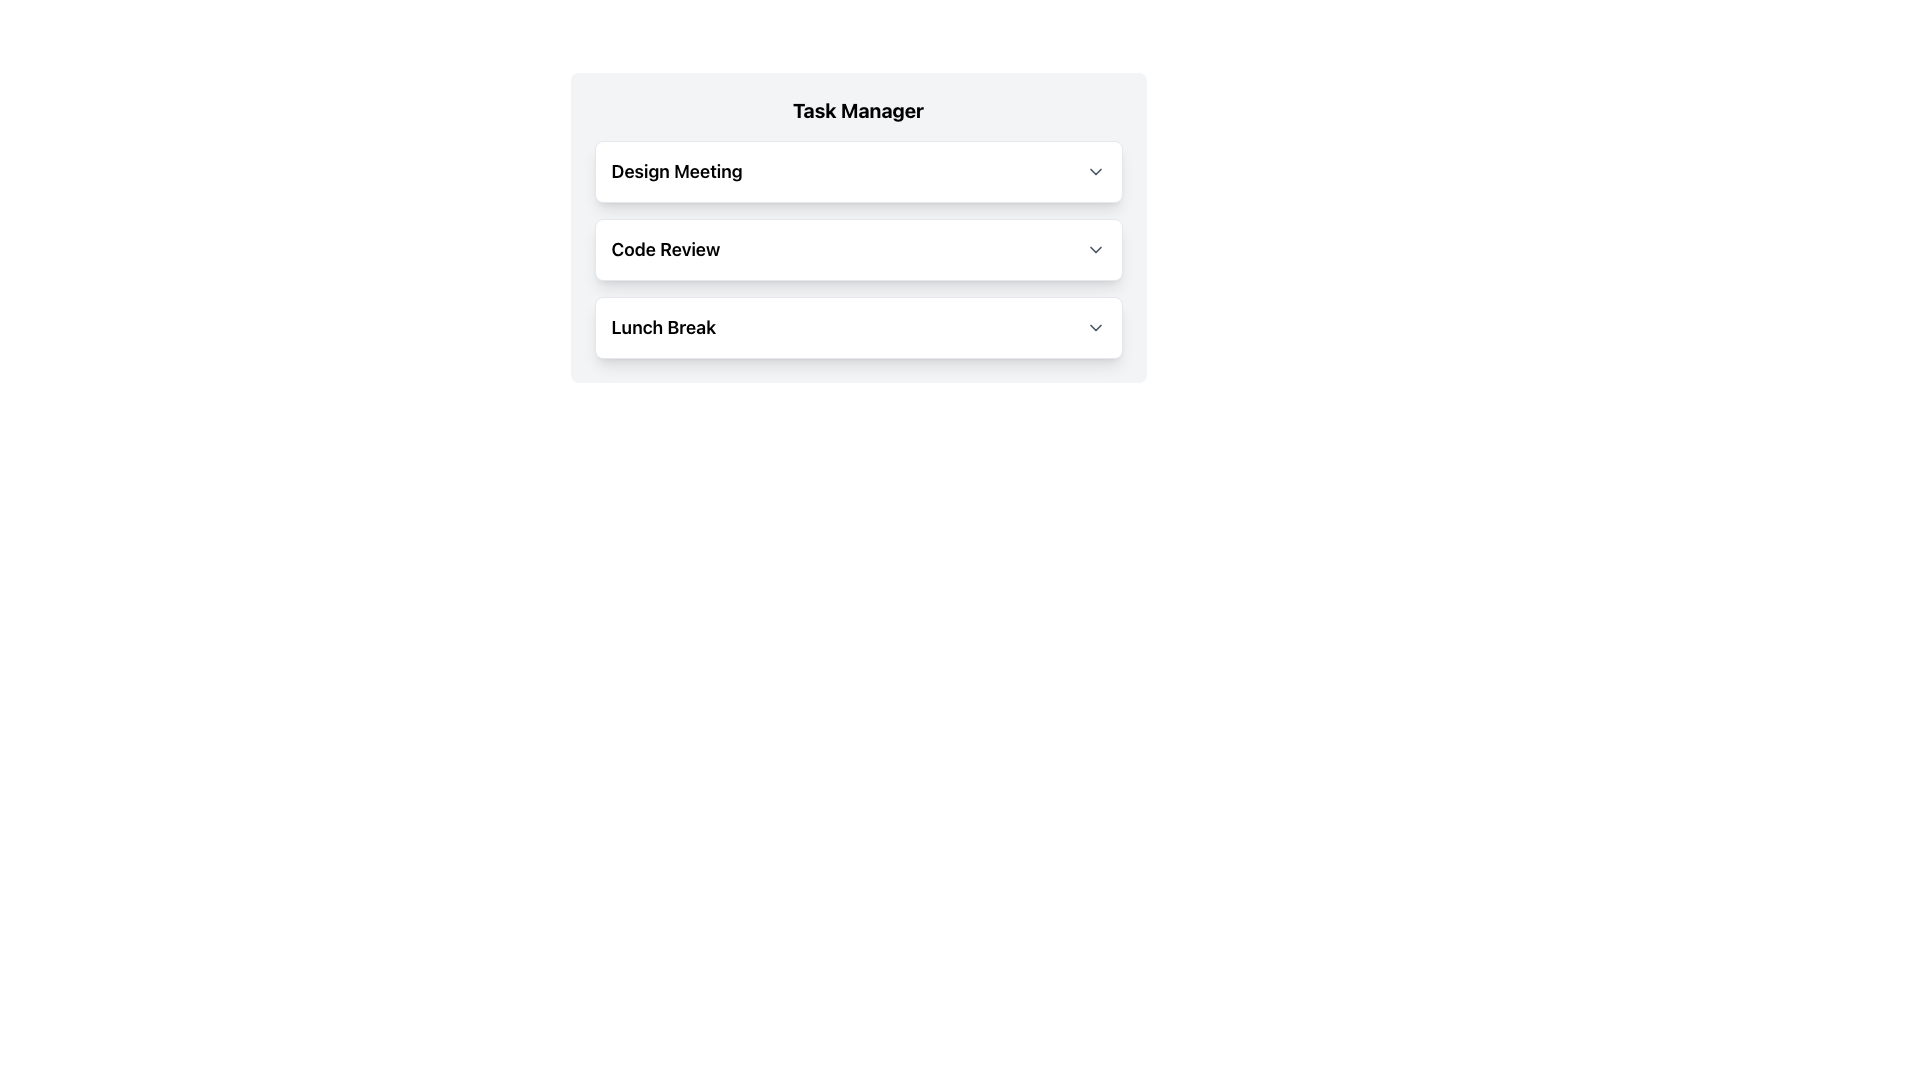  I want to click on the header element that indicates the purpose or content scope of the interface, positioned centrally above the collapsible list items ('Design Meeting', 'Code Review', 'Lunch Break'), so click(858, 111).